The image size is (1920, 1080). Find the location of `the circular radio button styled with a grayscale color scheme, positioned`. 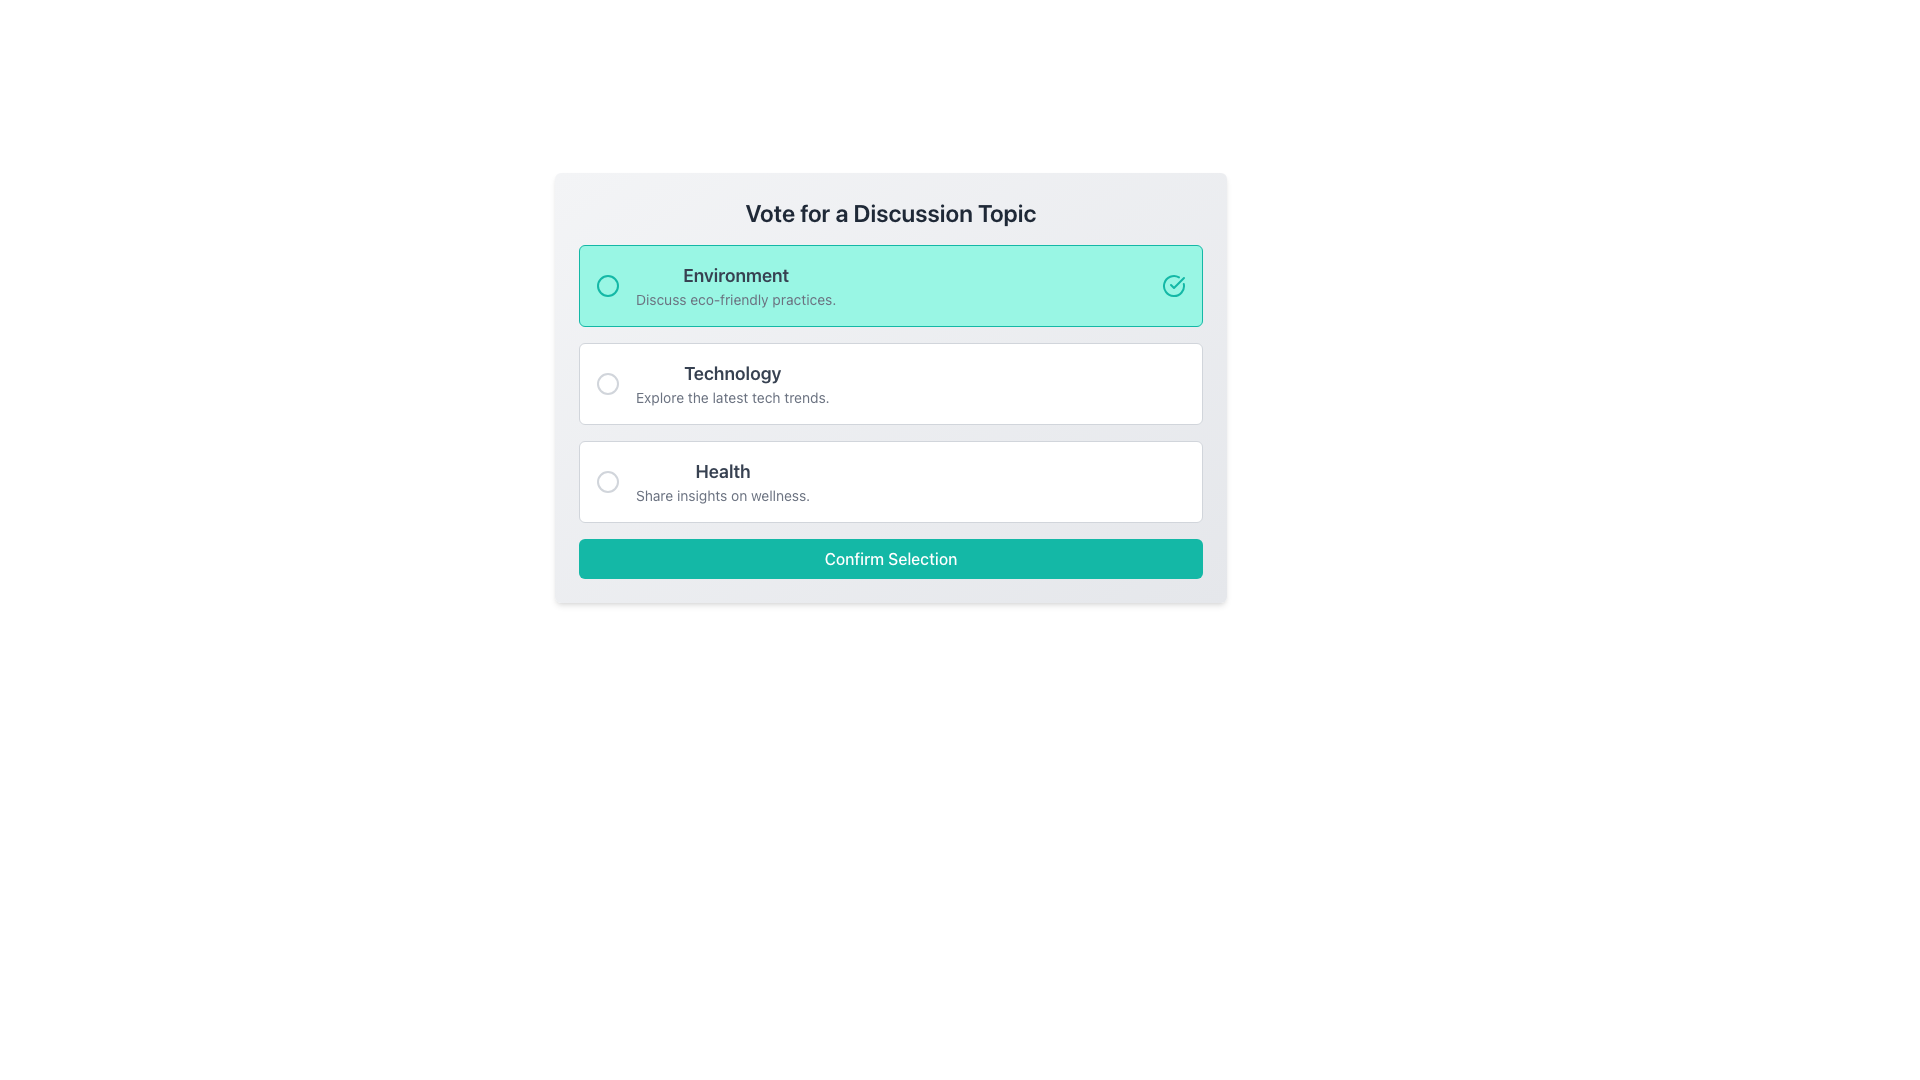

the circular radio button styled with a grayscale color scheme, positioned is located at coordinates (607, 482).